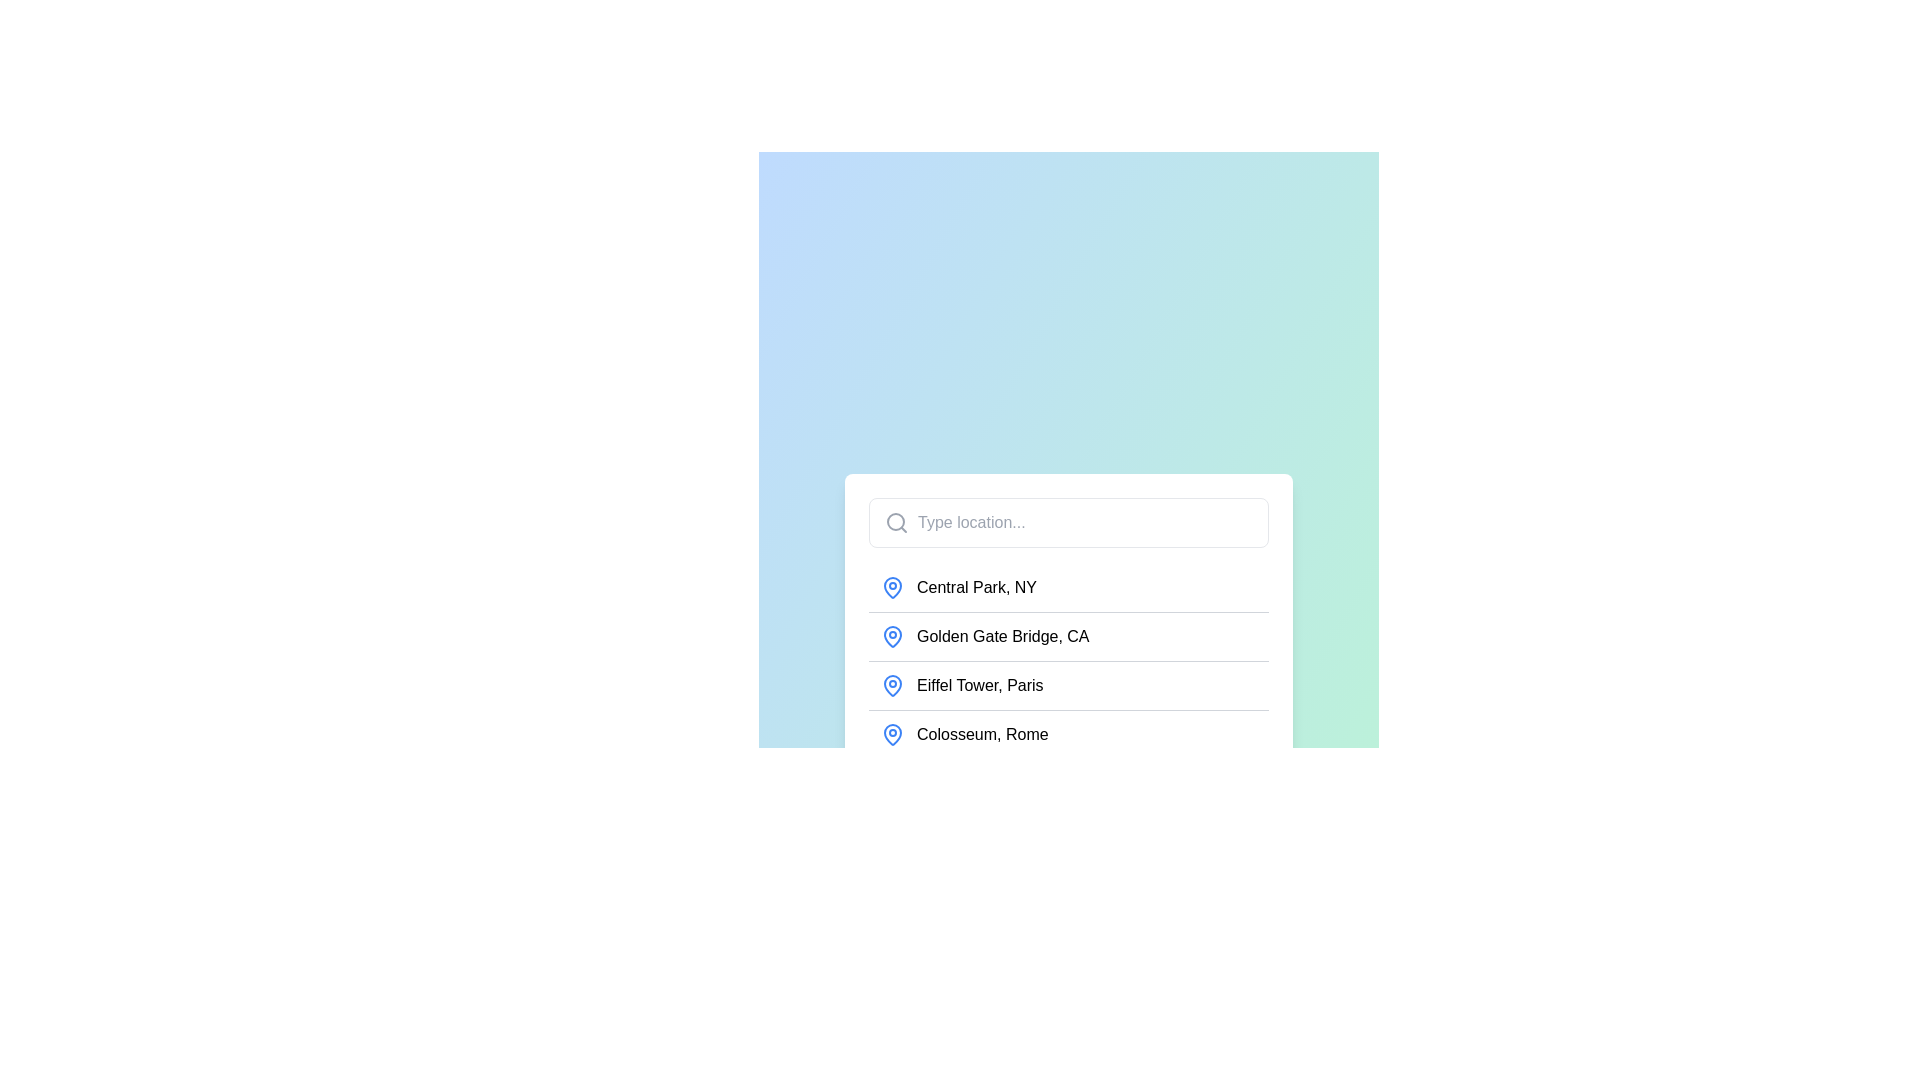 Image resolution: width=1920 pixels, height=1080 pixels. What do you see at coordinates (1068, 636) in the screenshot?
I see `the second list item that allows users to select 'Golden Gate Bridge, CA' from the location options` at bounding box center [1068, 636].